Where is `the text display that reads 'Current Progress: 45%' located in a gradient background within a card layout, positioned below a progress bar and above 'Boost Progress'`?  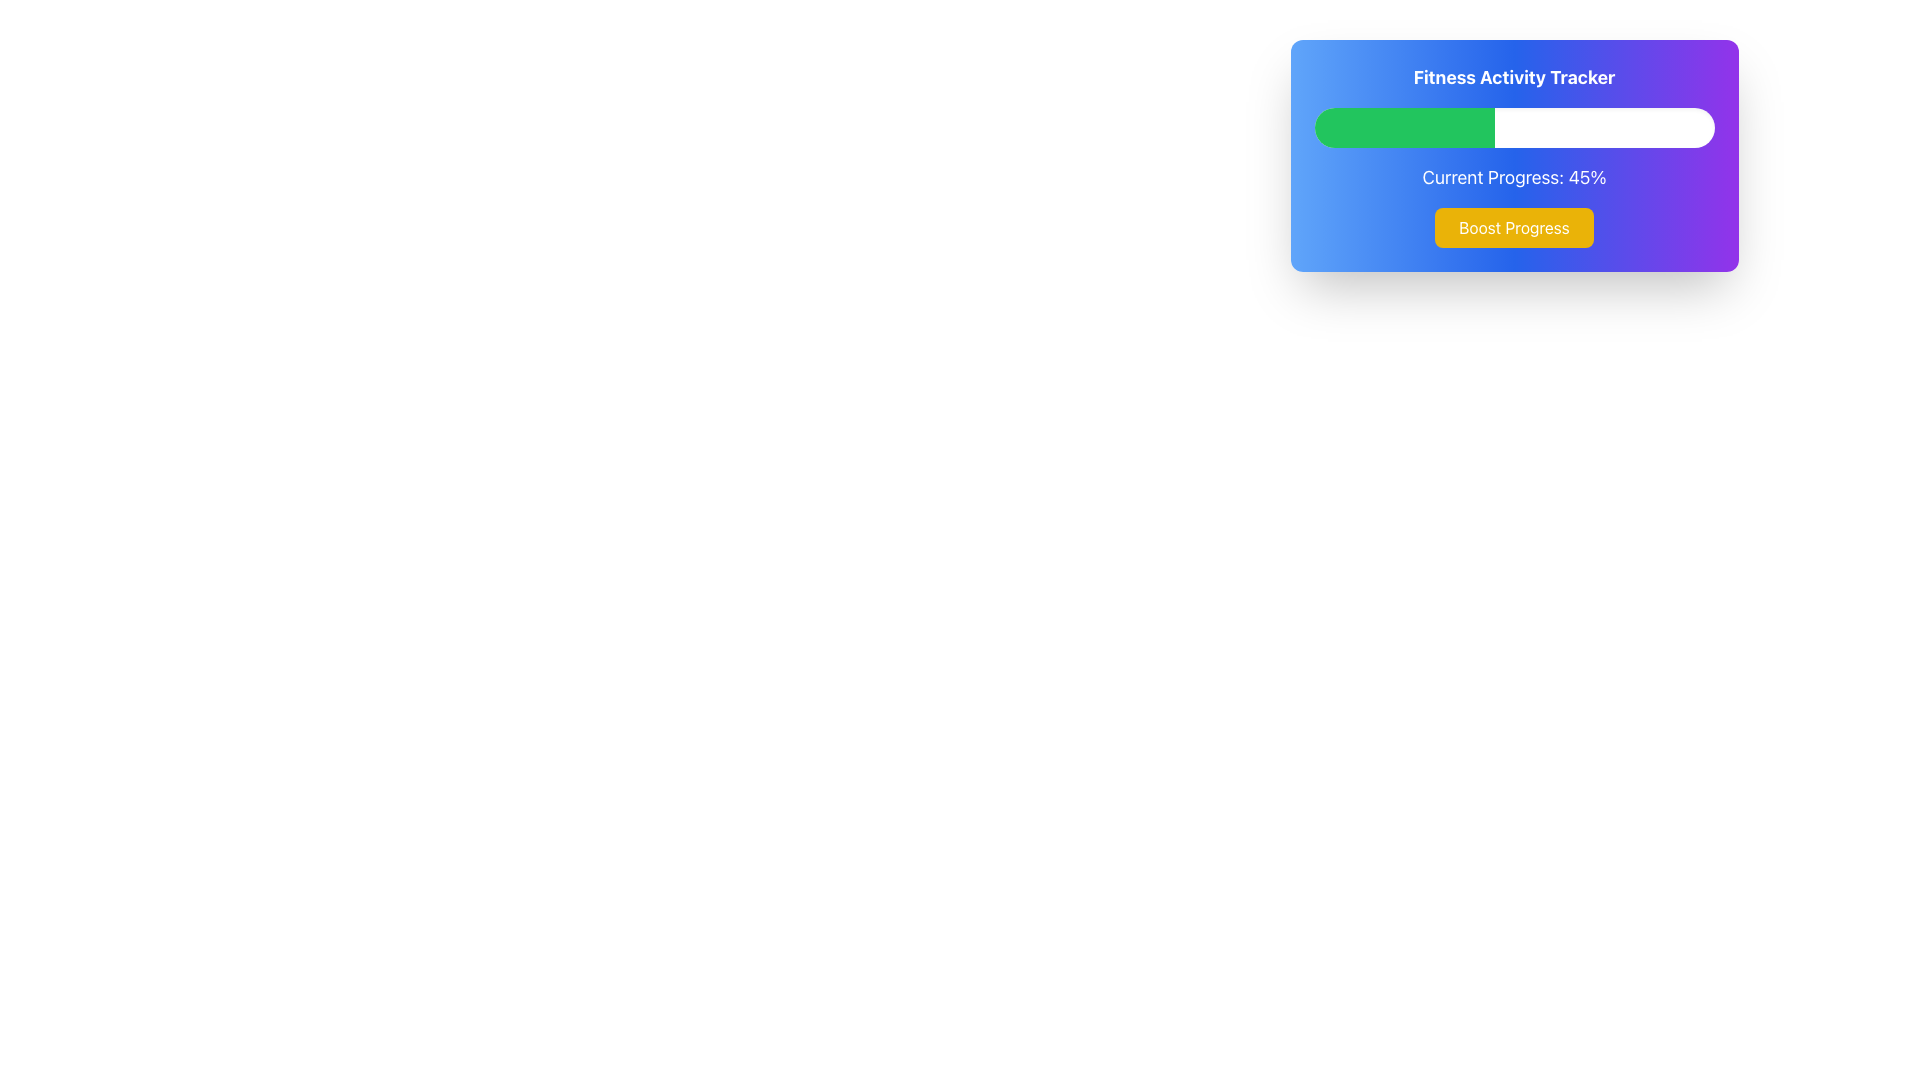 the text display that reads 'Current Progress: 45%' located in a gradient background within a card layout, positioned below a progress bar and above 'Boost Progress' is located at coordinates (1514, 176).